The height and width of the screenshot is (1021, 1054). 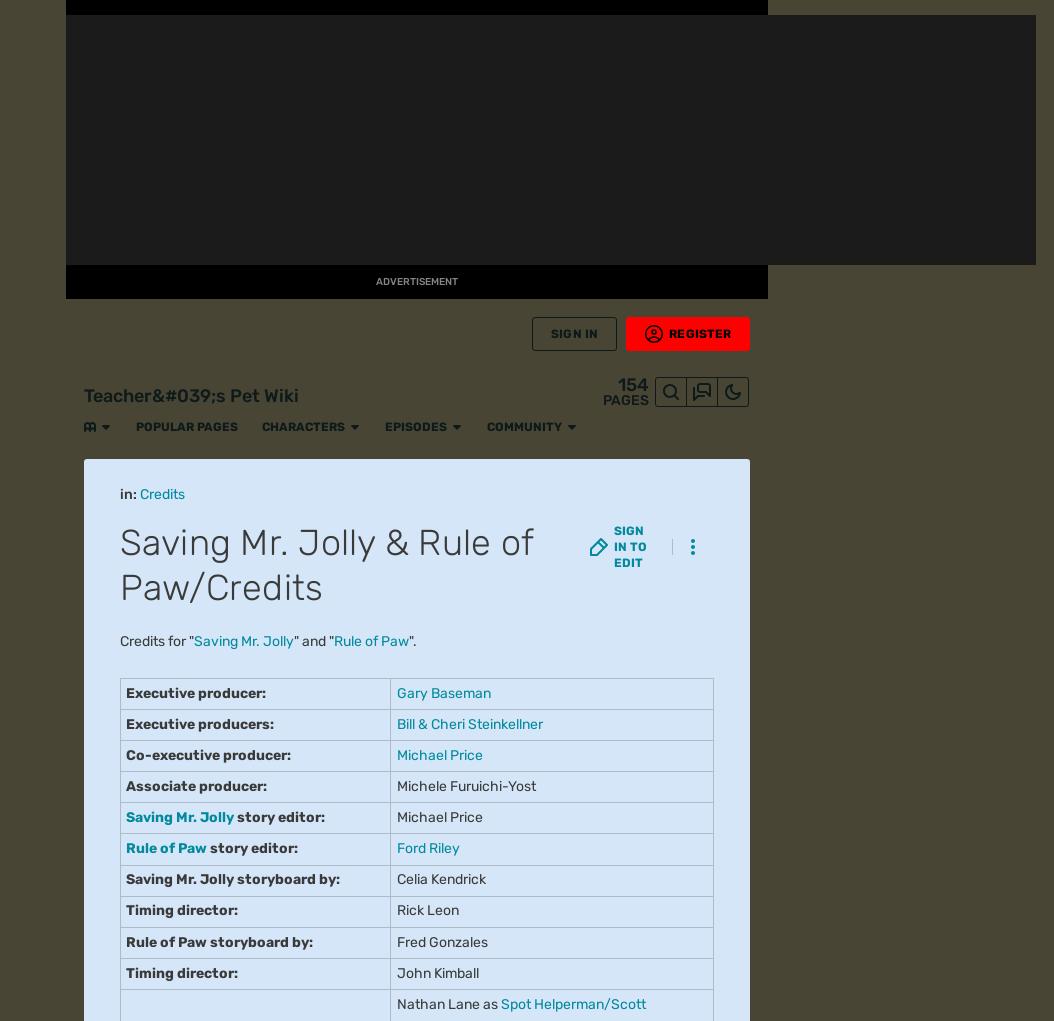 What do you see at coordinates (110, 933) in the screenshot?
I see `'Fandom'` at bounding box center [110, 933].